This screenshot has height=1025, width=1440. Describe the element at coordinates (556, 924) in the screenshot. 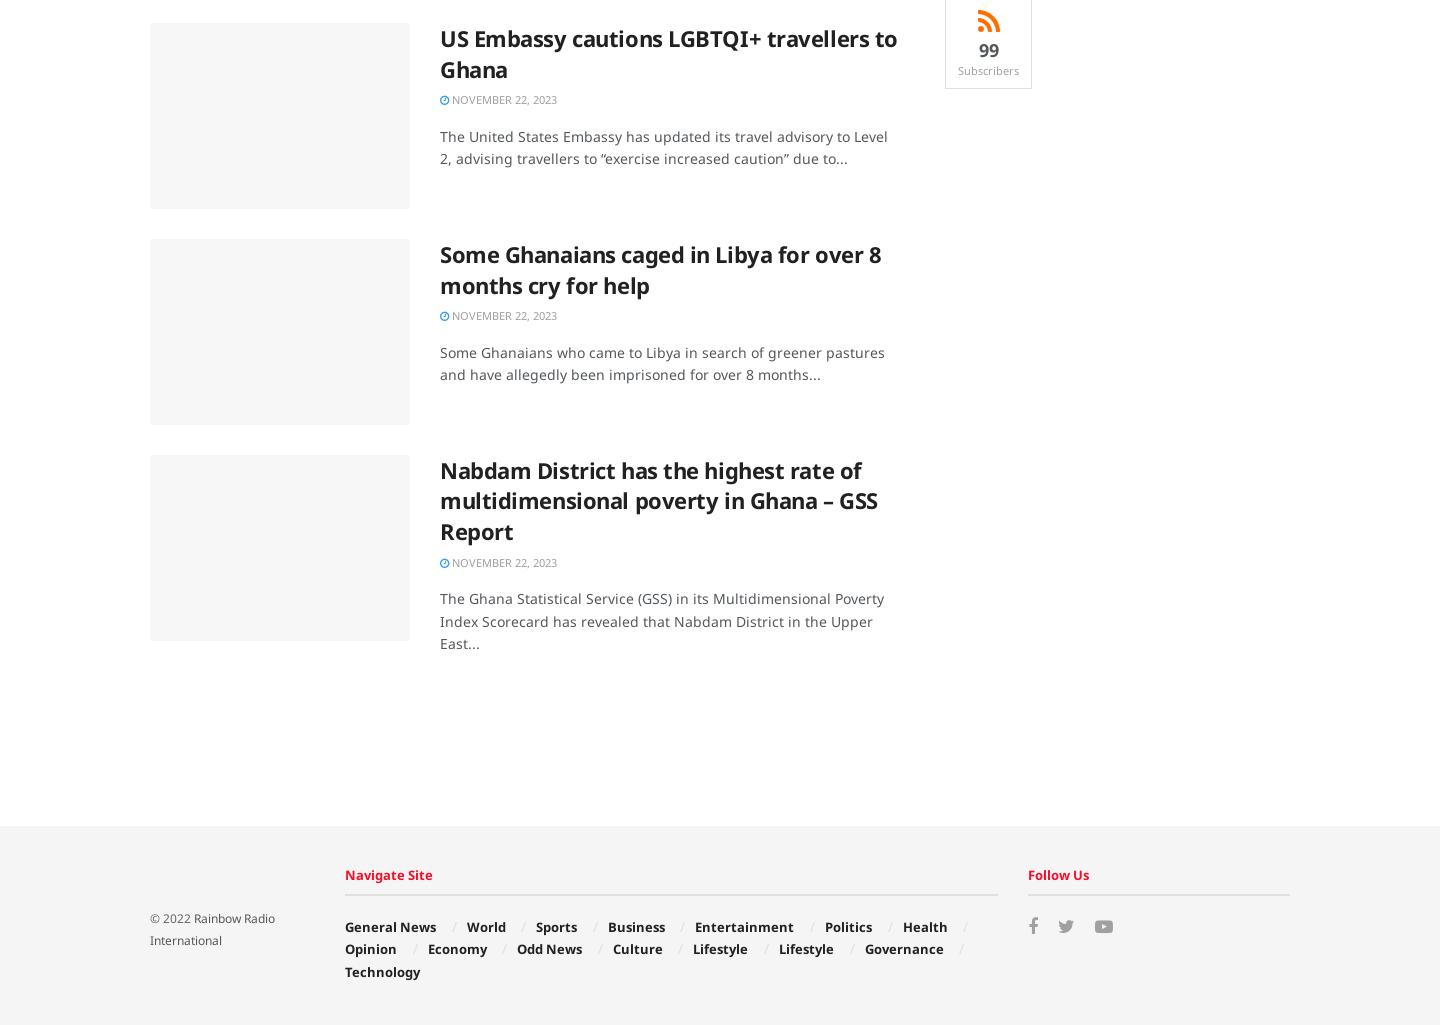

I see `'Sports'` at that location.